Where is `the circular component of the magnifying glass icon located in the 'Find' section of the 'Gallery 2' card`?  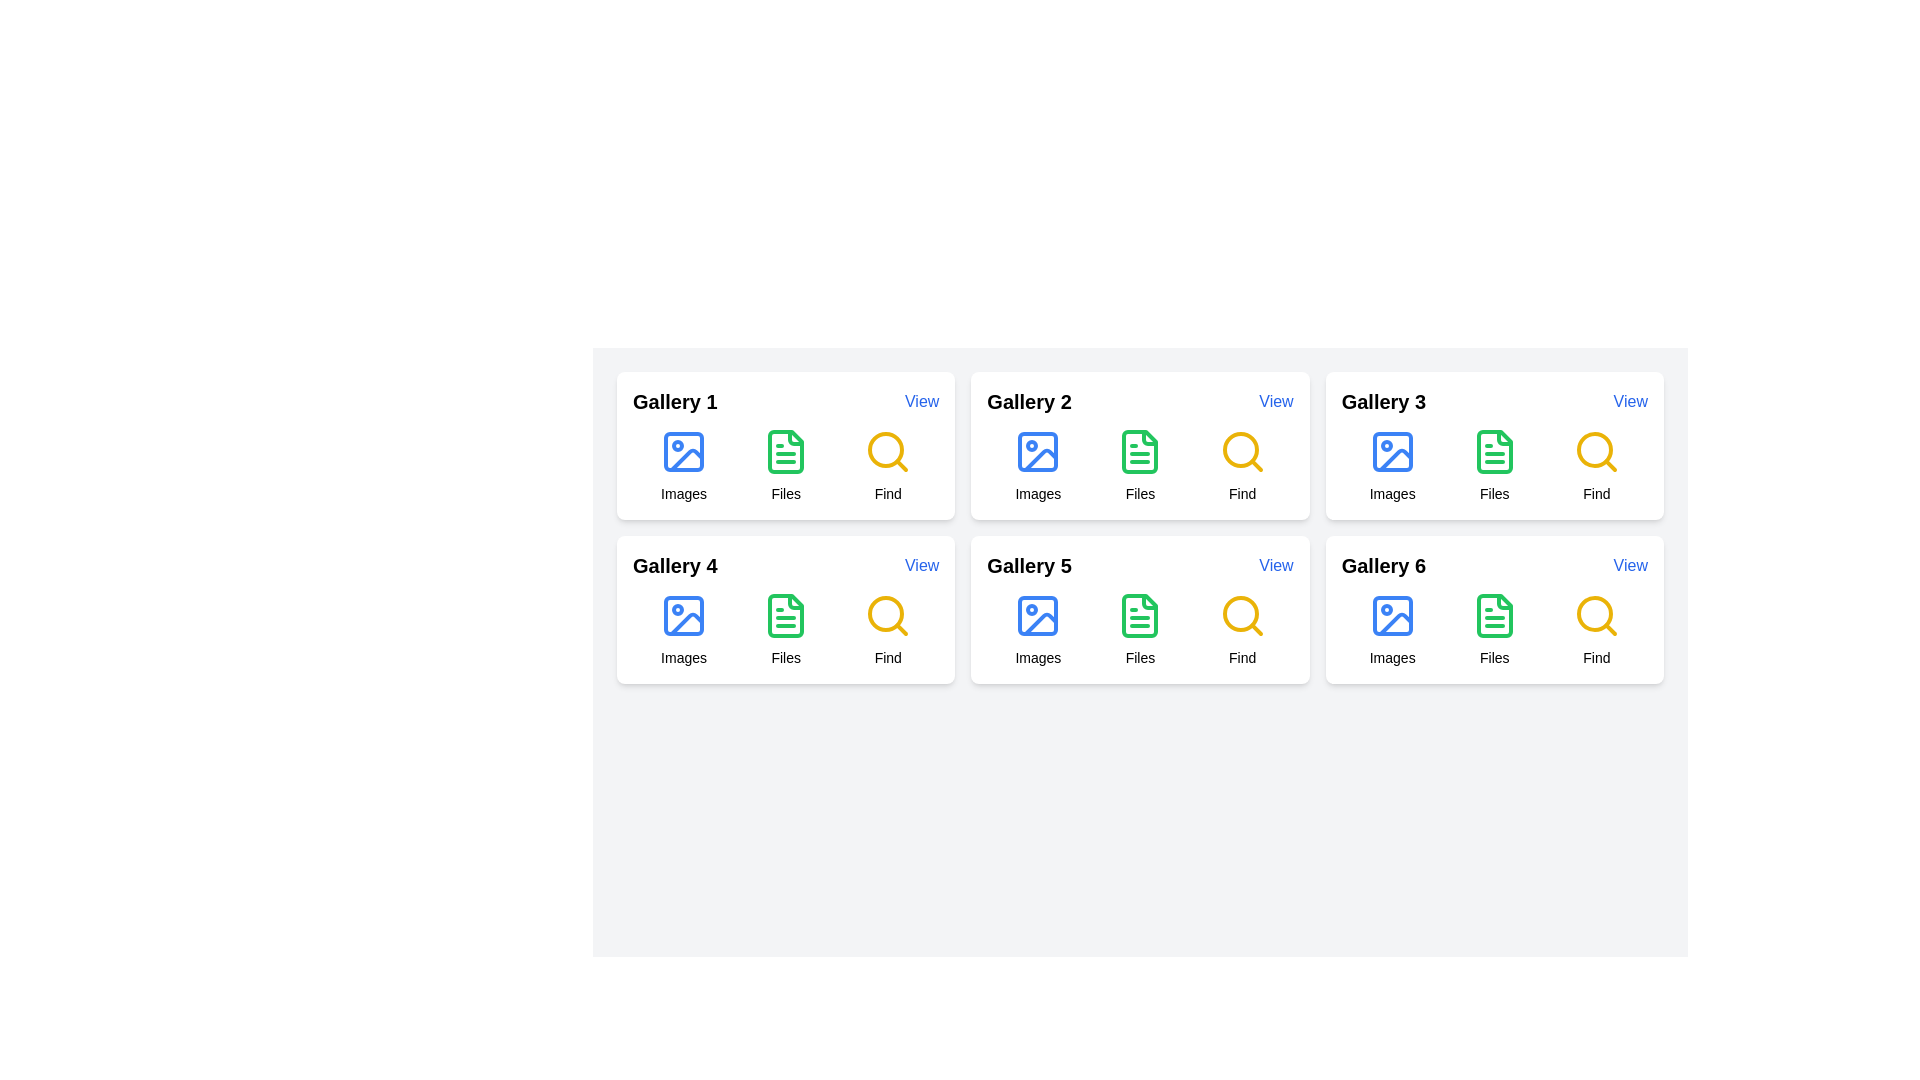 the circular component of the magnifying glass icon located in the 'Find' section of the 'Gallery 2' card is located at coordinates (1239, 450).